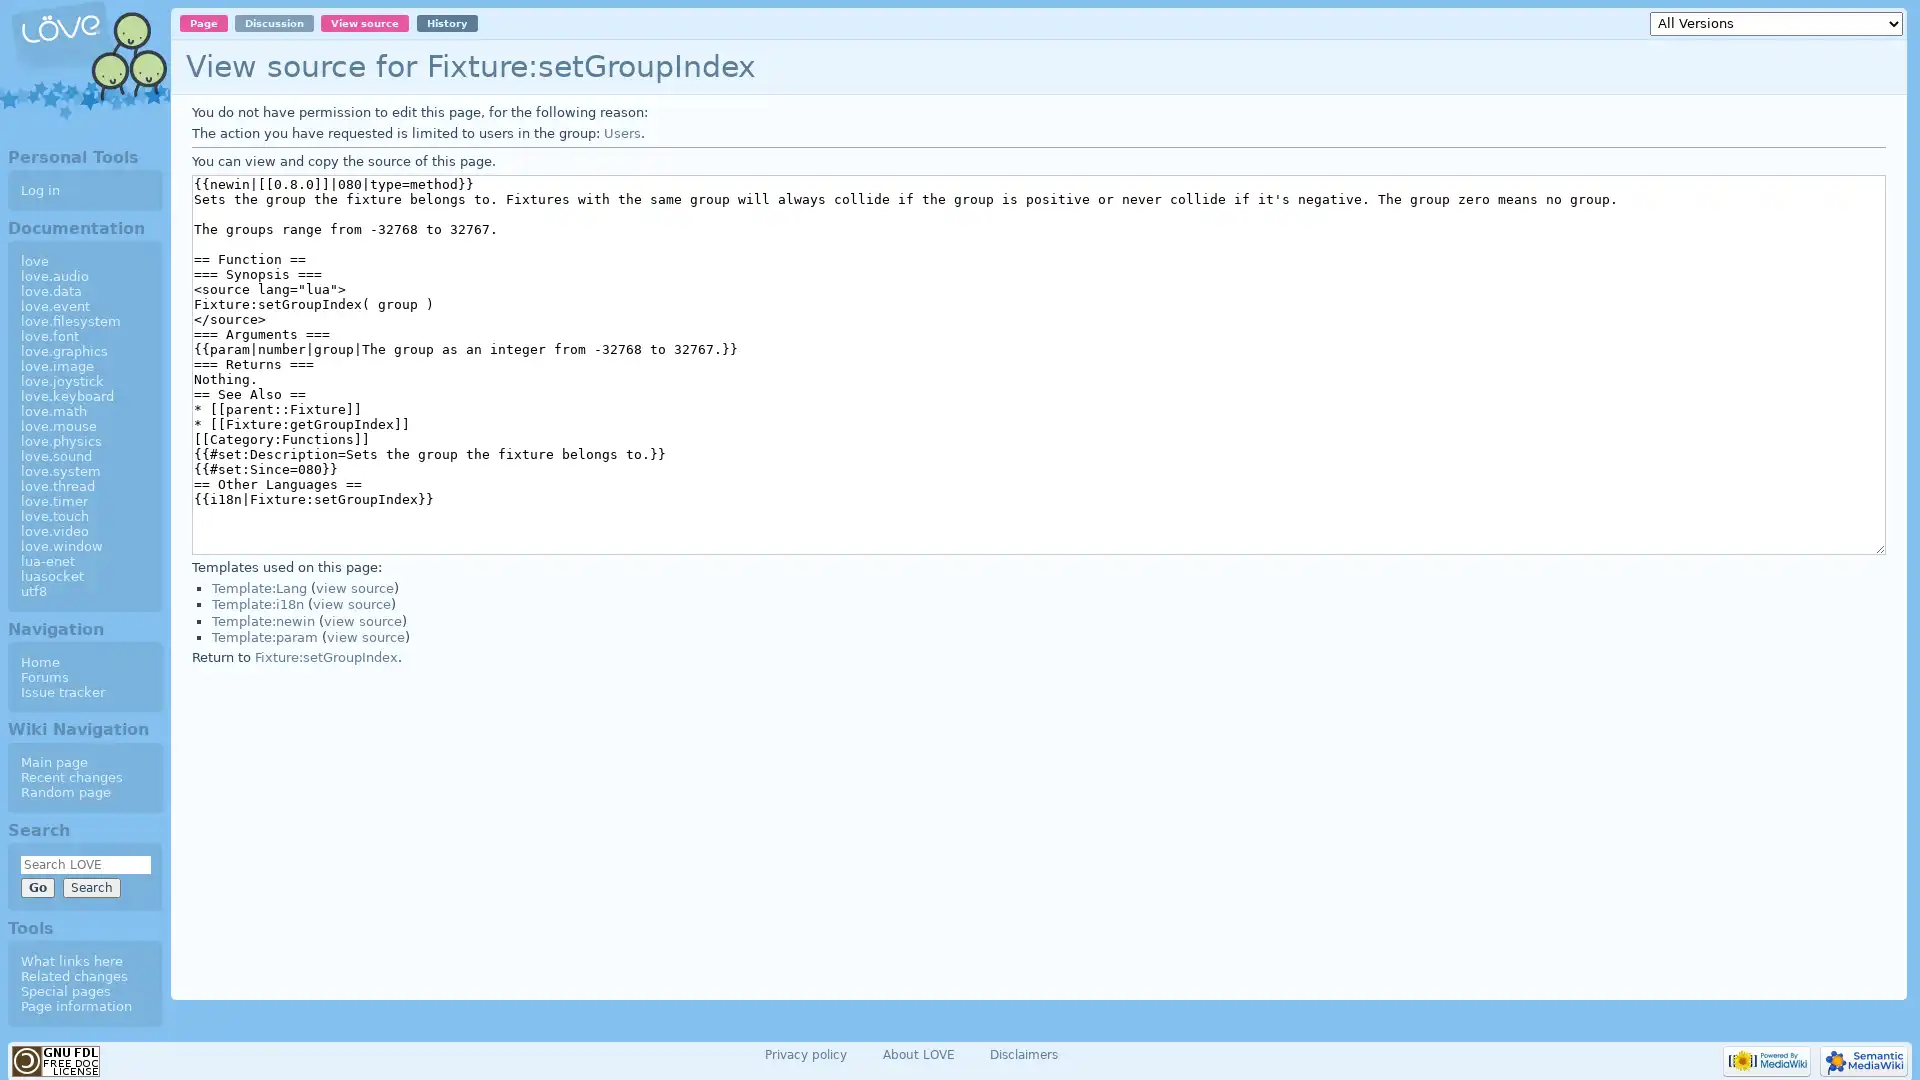 This screenshot has width=1920, height=1080. I want to click on Go, so click(37, 886).